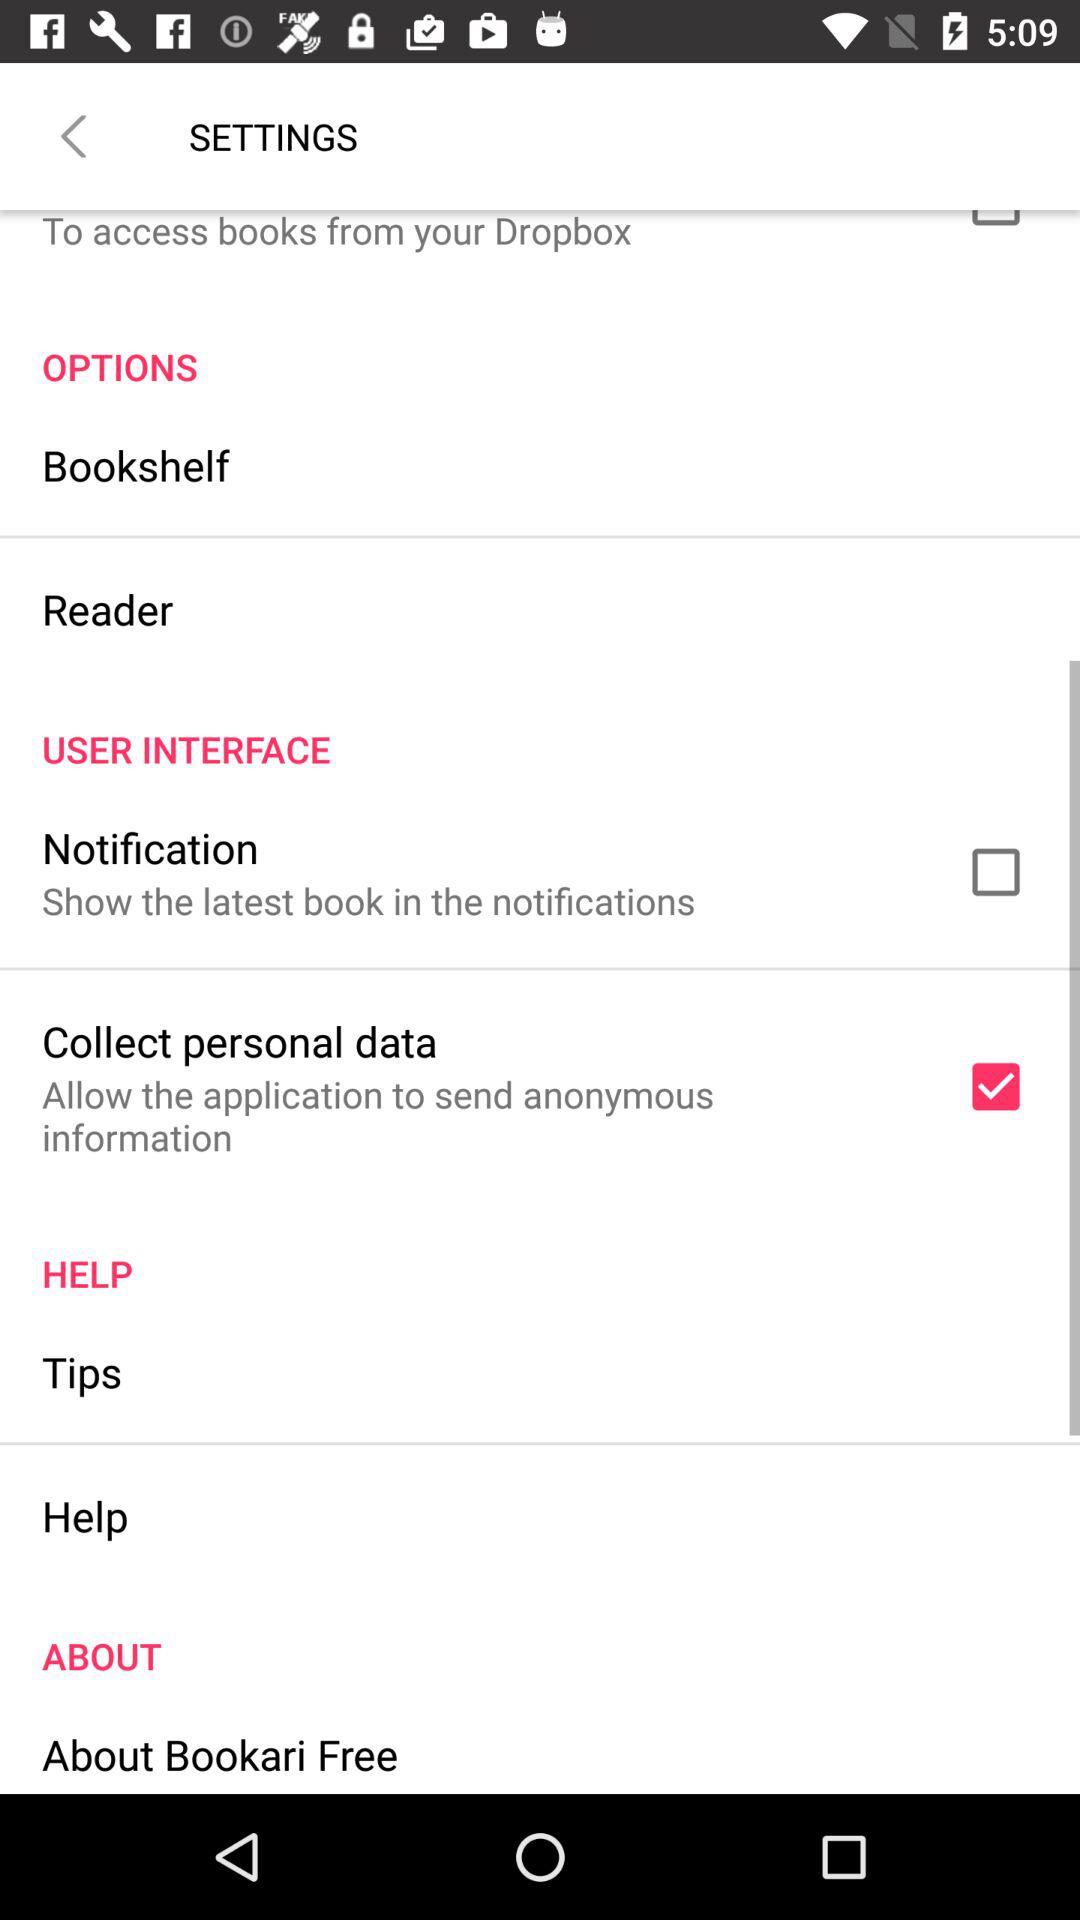  Describe the element at coordinates (220, 1753) in the screenshot. I see `icon below the about item` at that location.